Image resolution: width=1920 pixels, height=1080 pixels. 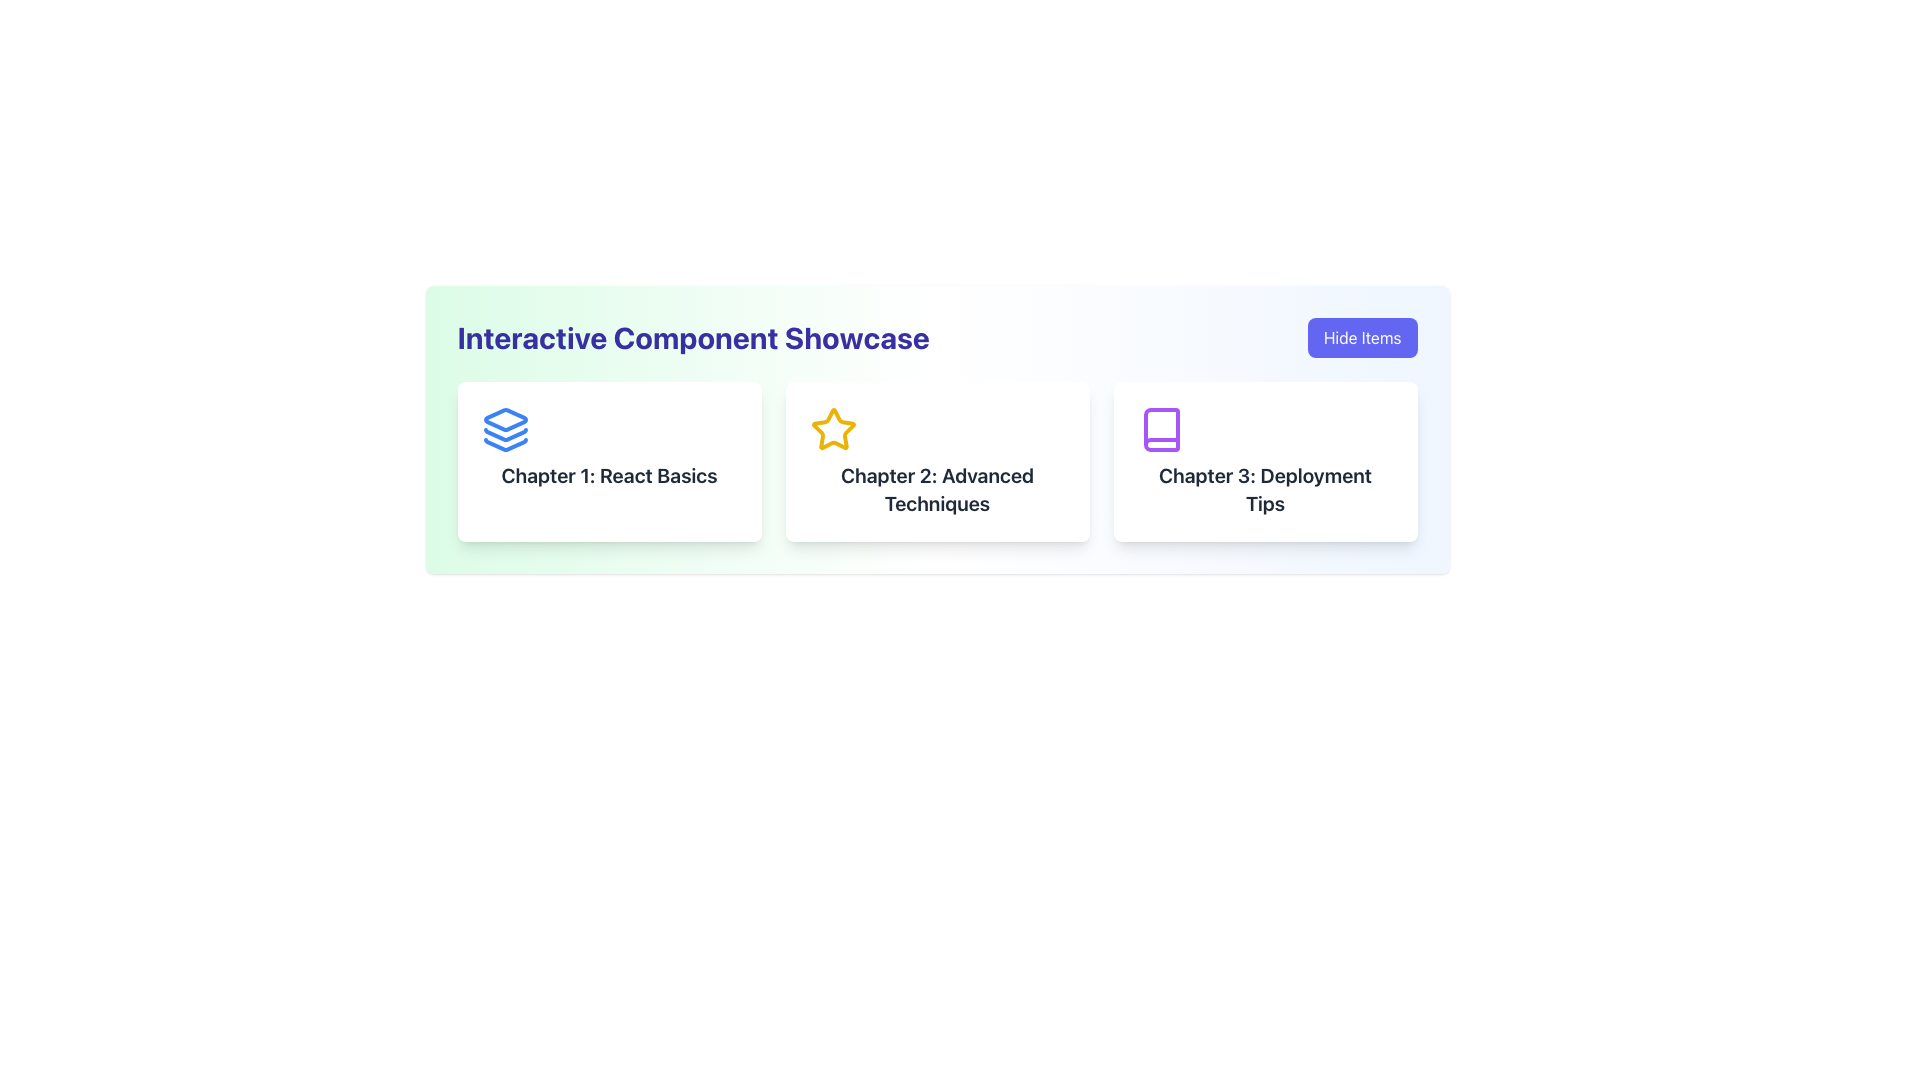 I want to click on the star-shaped icon outlined with a yellow stroke, located on the middle card labeled 'Chapter 2: Advanced Techniques' in the three-card layout, so click(x=833, y=428).